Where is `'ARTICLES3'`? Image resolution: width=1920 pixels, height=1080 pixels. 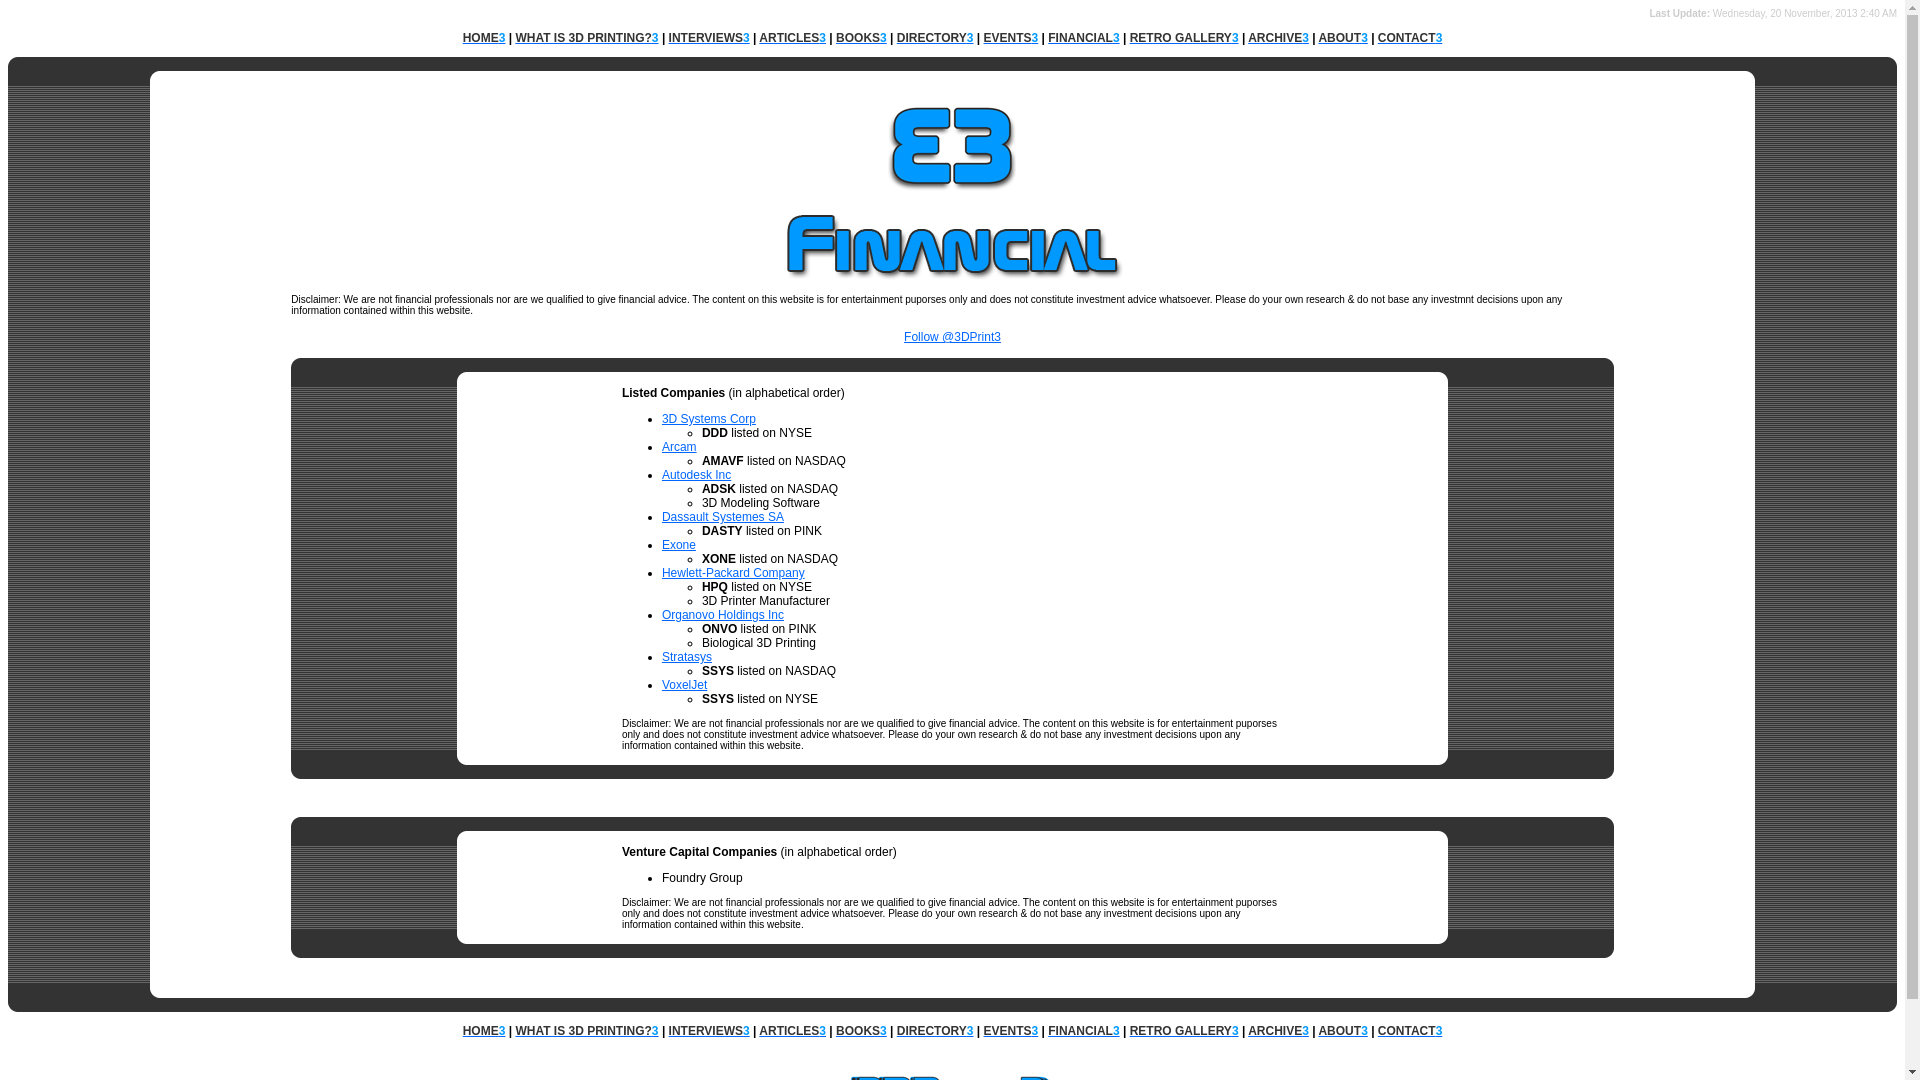
'ARTICLES3' is located at coordinates (757, 1030).